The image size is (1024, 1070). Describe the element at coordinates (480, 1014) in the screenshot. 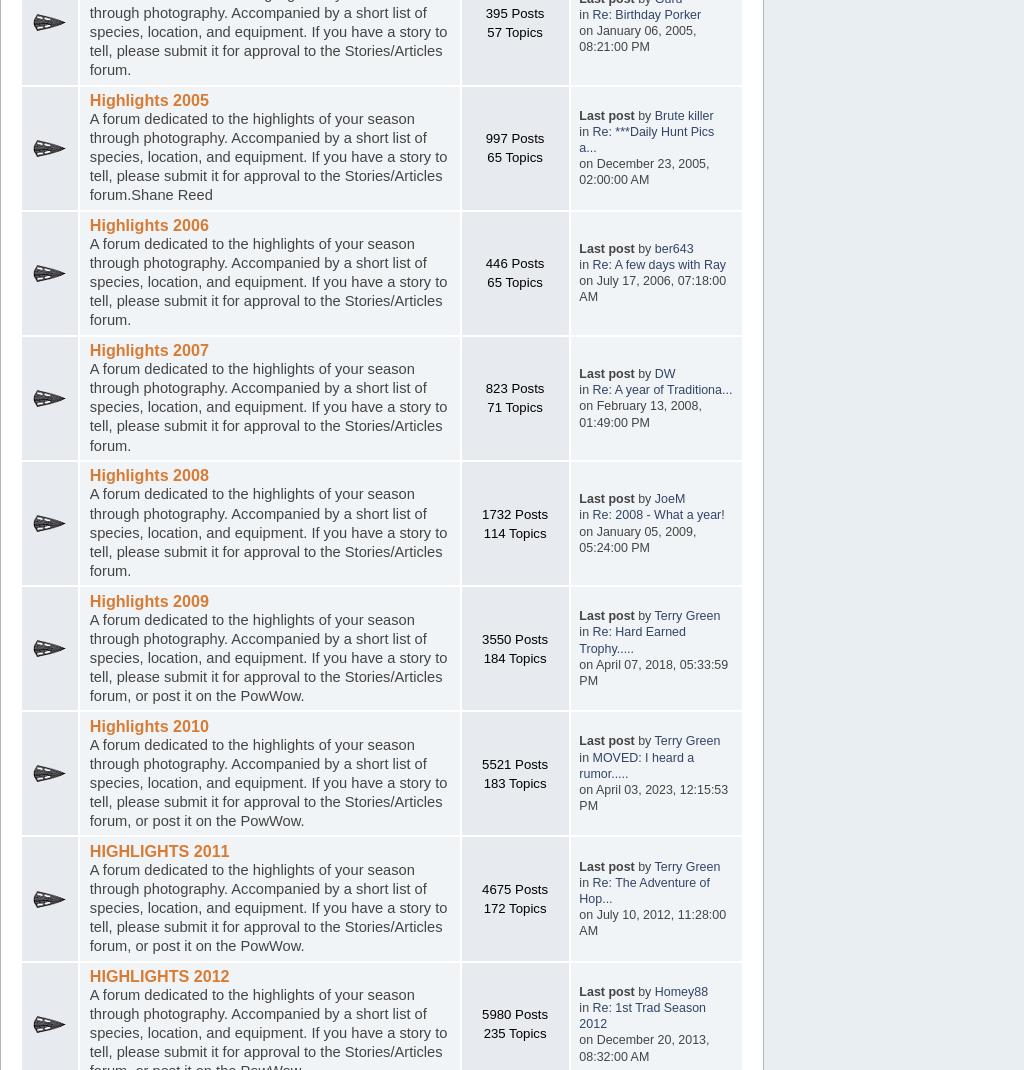

I see `'5980 Posts'` at that location.